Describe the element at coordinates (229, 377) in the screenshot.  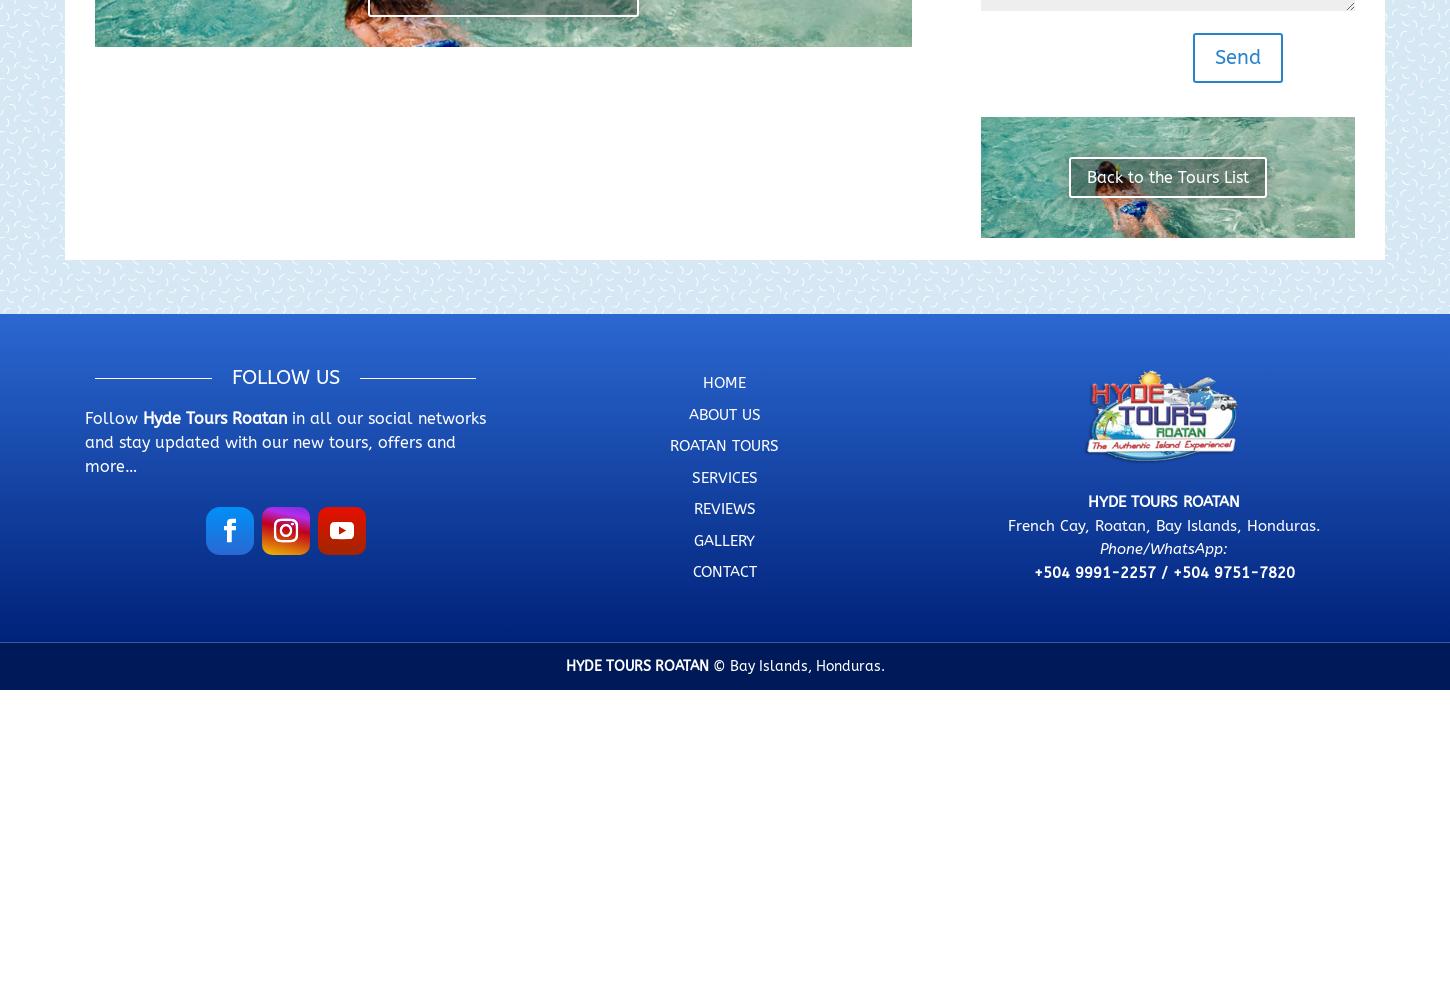
I see `'FOLLOW US'` at that location.